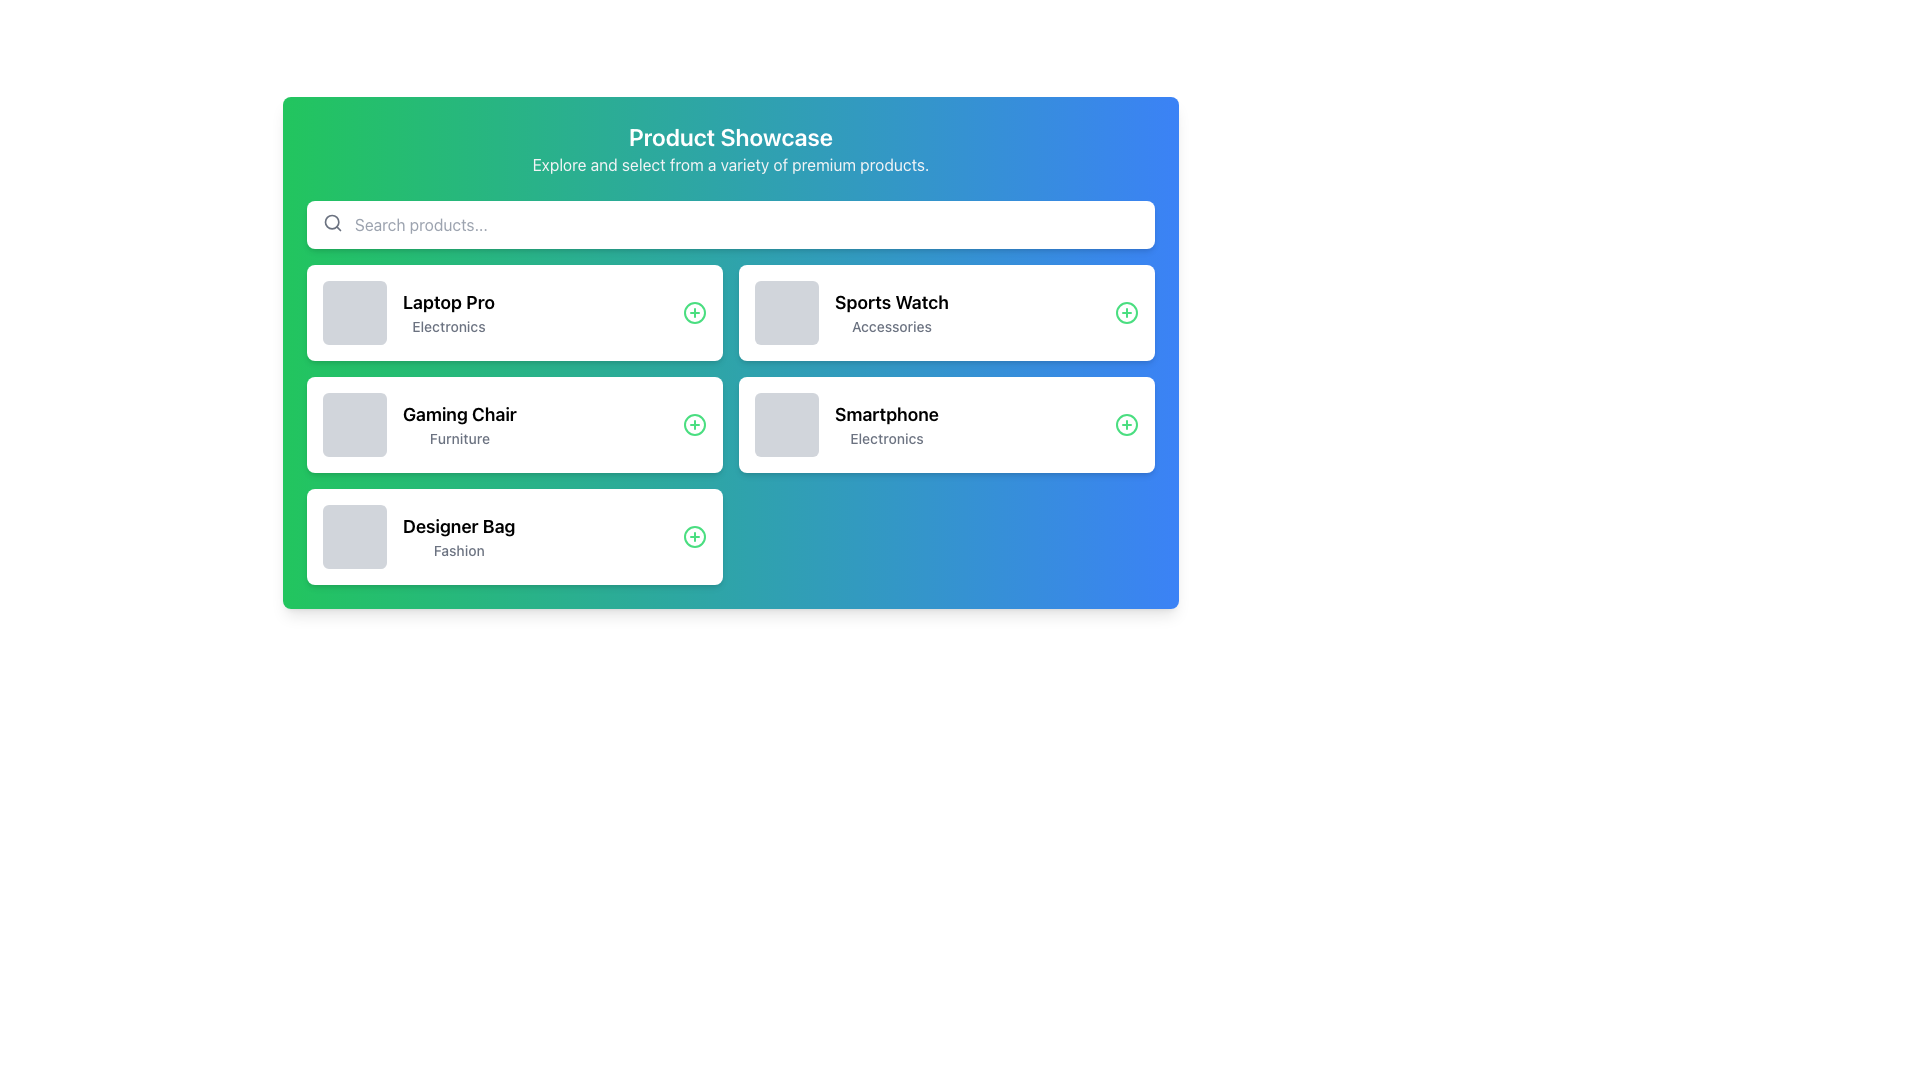  I want to click on the circular outline component of the plus icon located in the bottom-right corner of the second card under the 'Gaming Chair' title, so click(695, 423).